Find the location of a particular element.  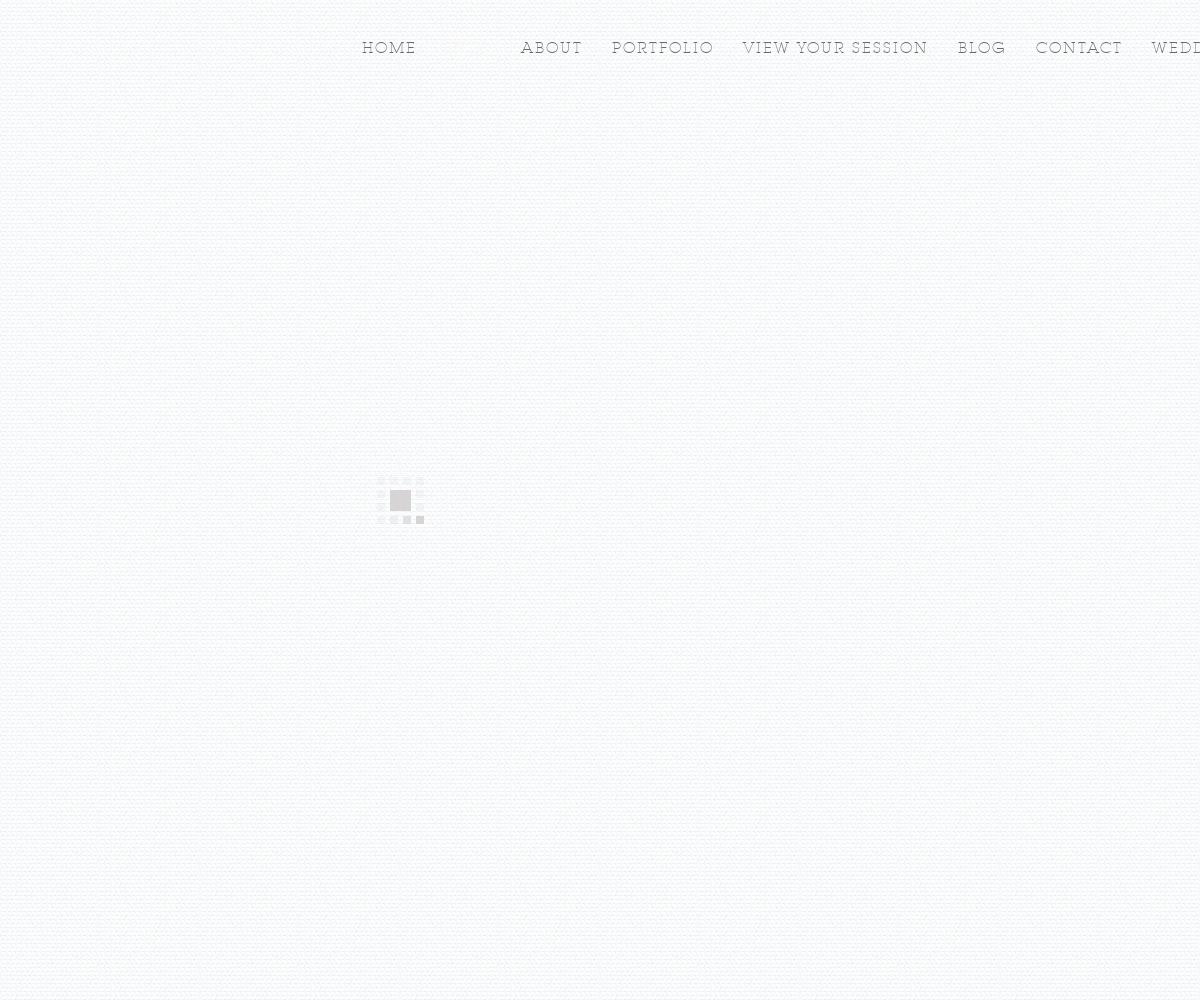

'I would love to photograph you! You can schedule your portrait session anytime that works best for you, whether a weekday or weekend.  I am happy to work with you at any location to give you exactly the kind or portraits you’re looking for that fits your family best.' is located at coordinates (593, 316).